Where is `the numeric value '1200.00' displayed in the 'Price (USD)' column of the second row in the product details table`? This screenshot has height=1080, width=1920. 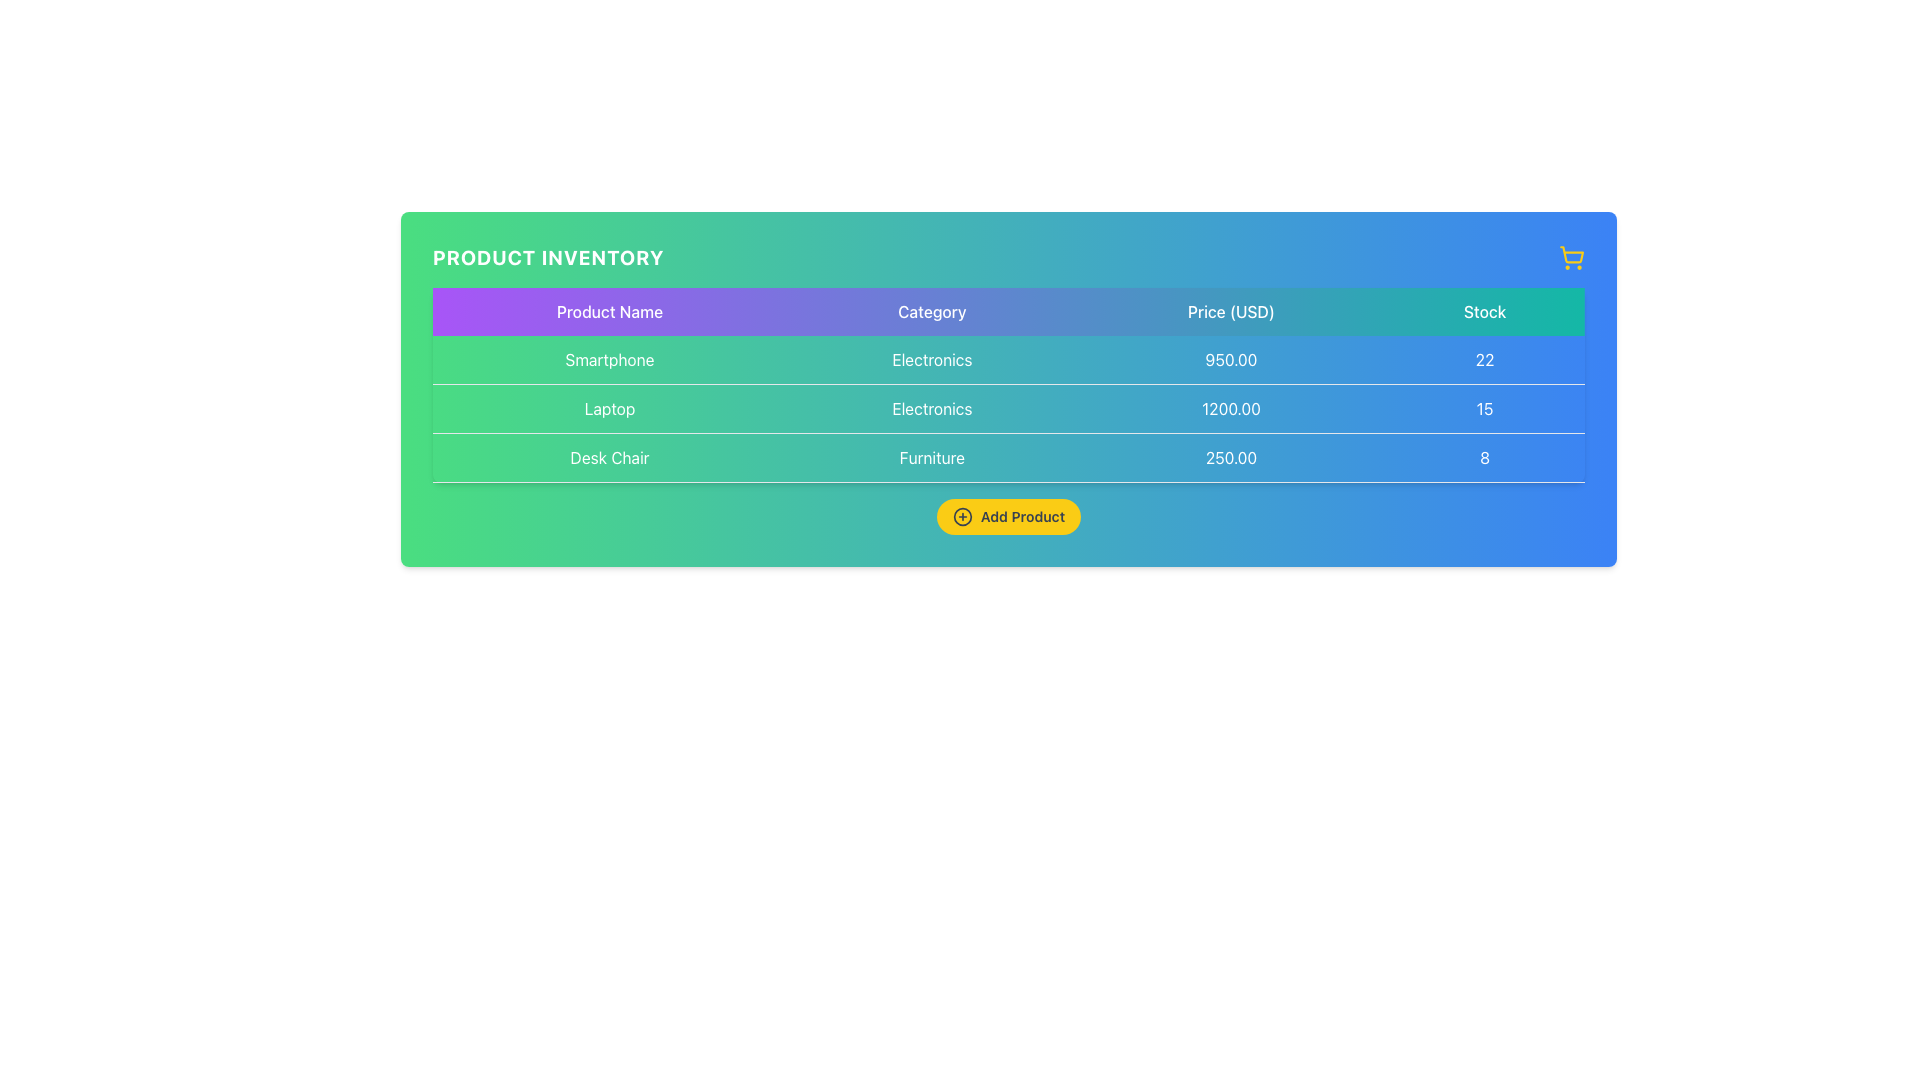
the numeric value '1200.00' displayed in the 'Price (USD)' column of the second row in the product details table is located at coordinates (1230, 407).